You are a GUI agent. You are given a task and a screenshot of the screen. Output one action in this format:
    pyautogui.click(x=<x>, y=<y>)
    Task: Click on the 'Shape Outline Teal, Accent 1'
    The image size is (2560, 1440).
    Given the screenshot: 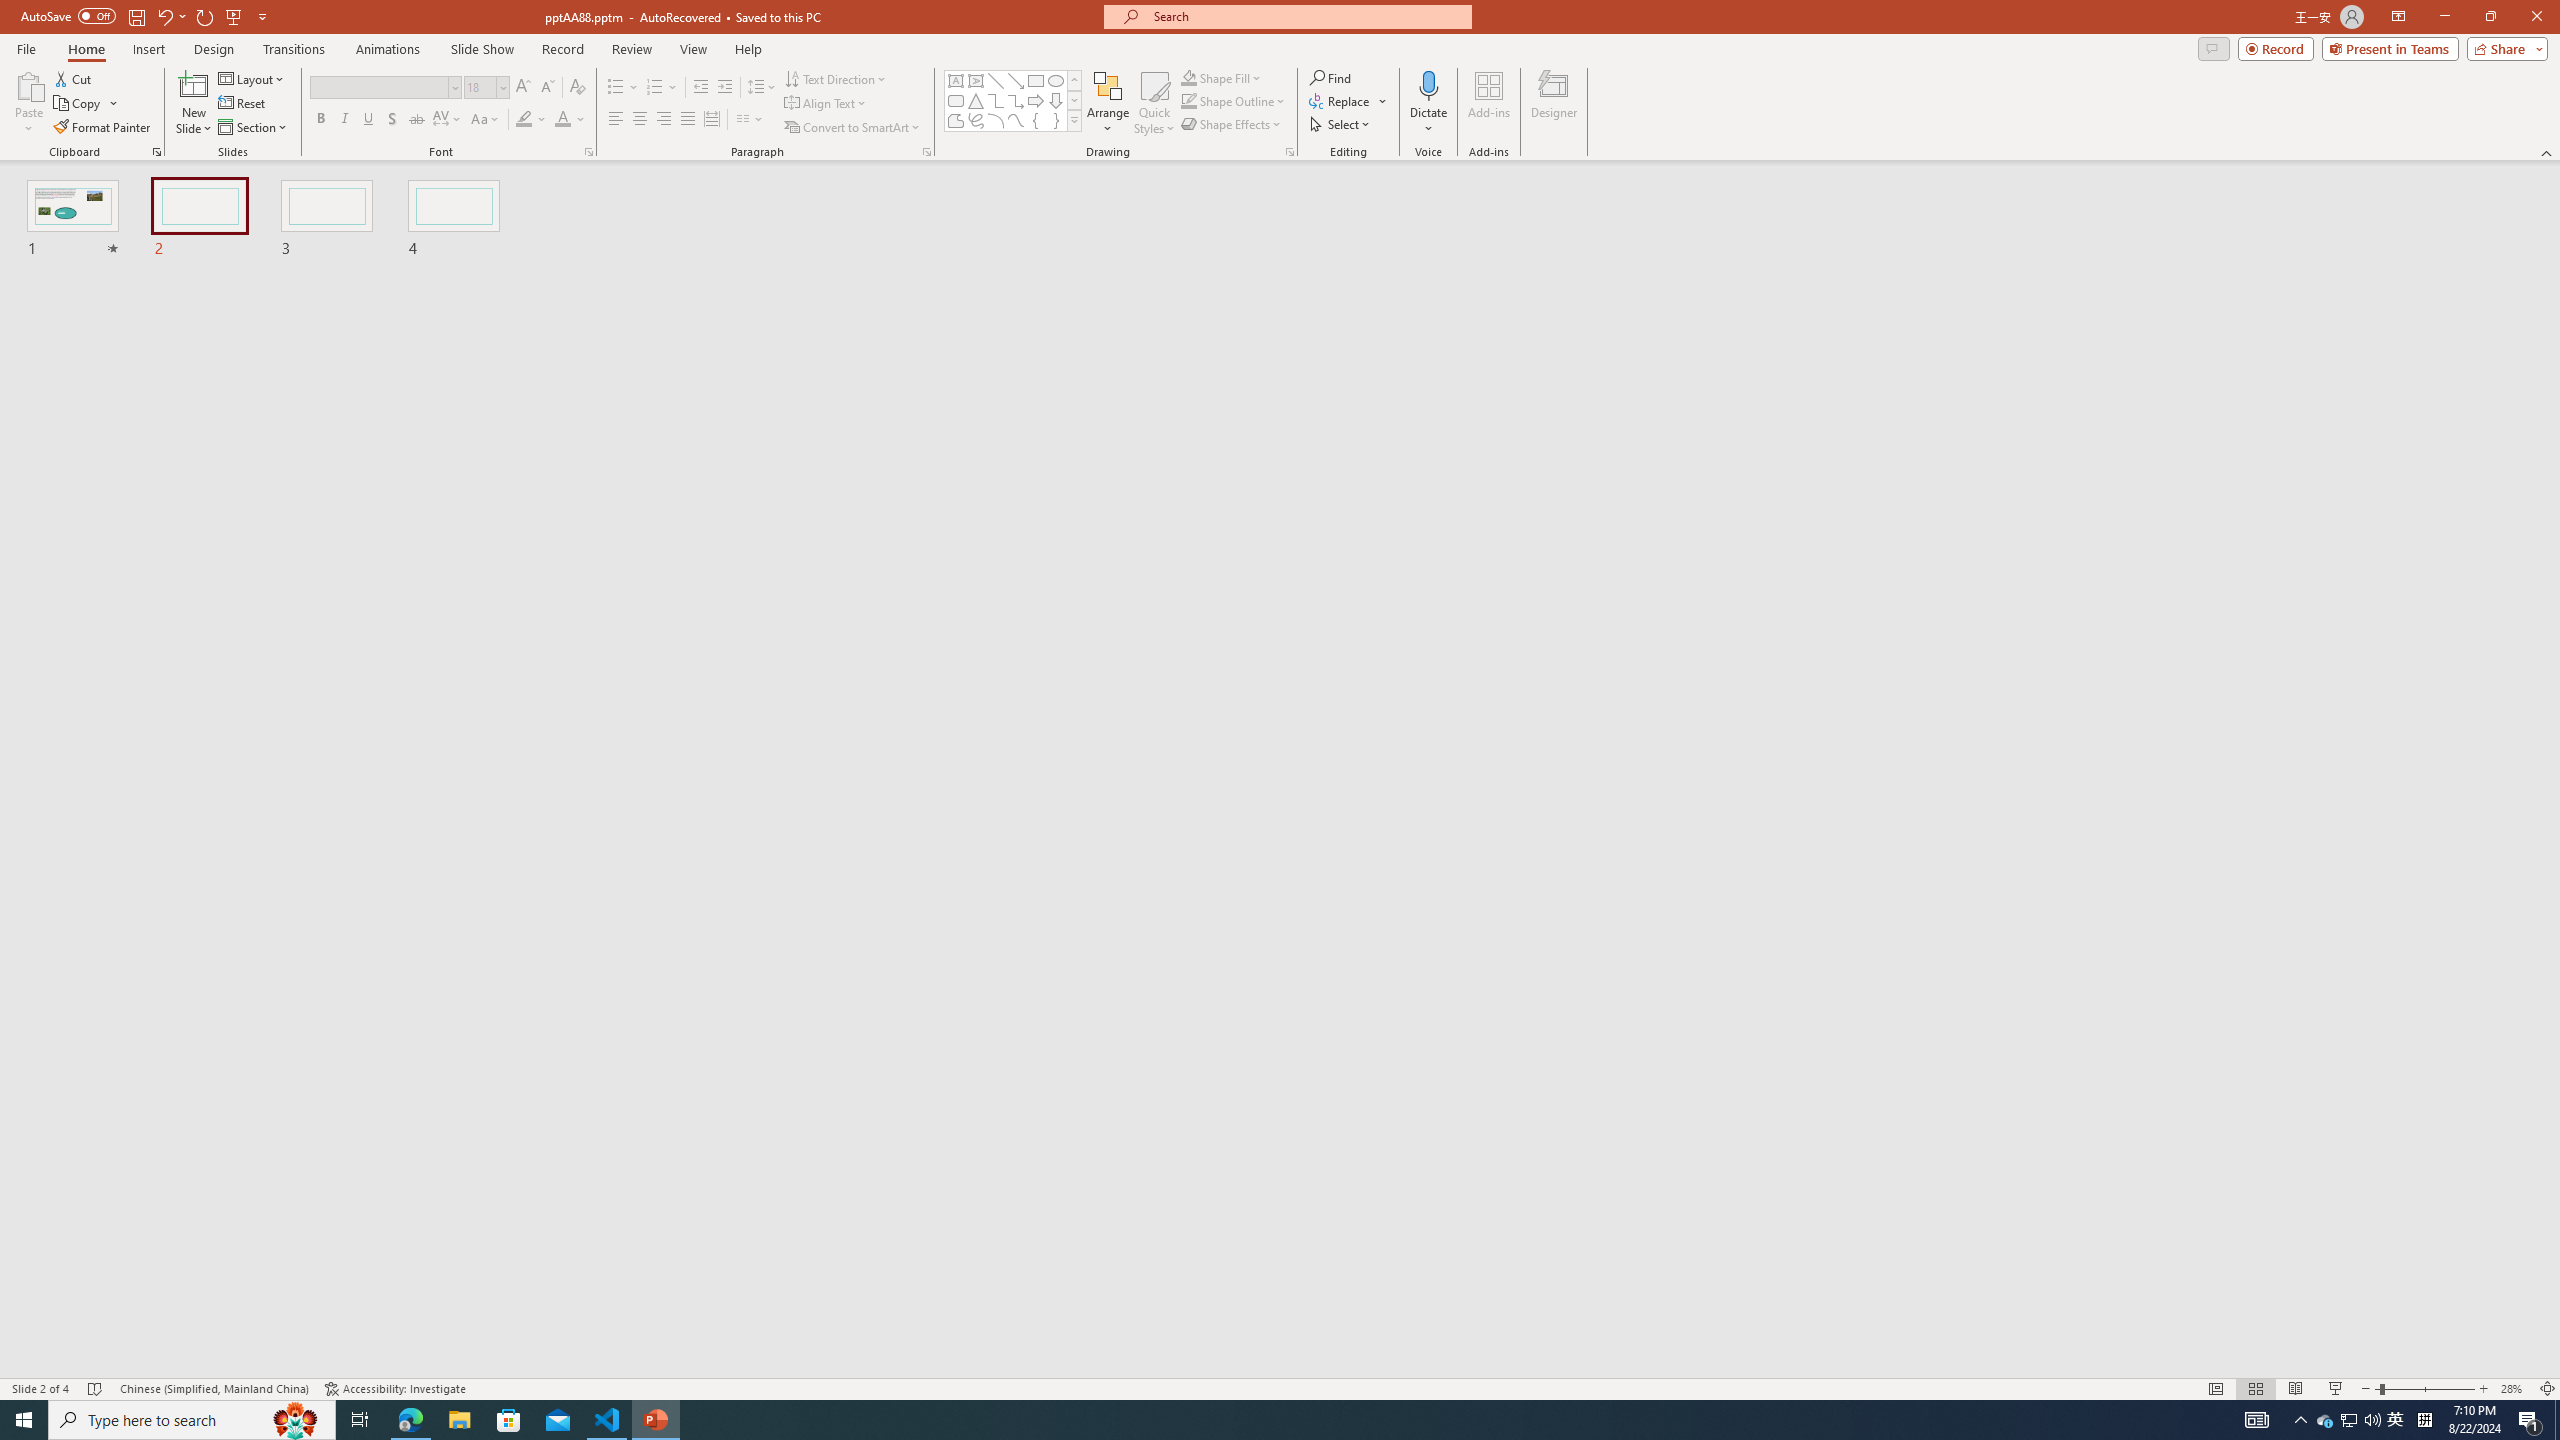 What is the action you would take?
    pyautogui.click(x=1189, y=99)
    